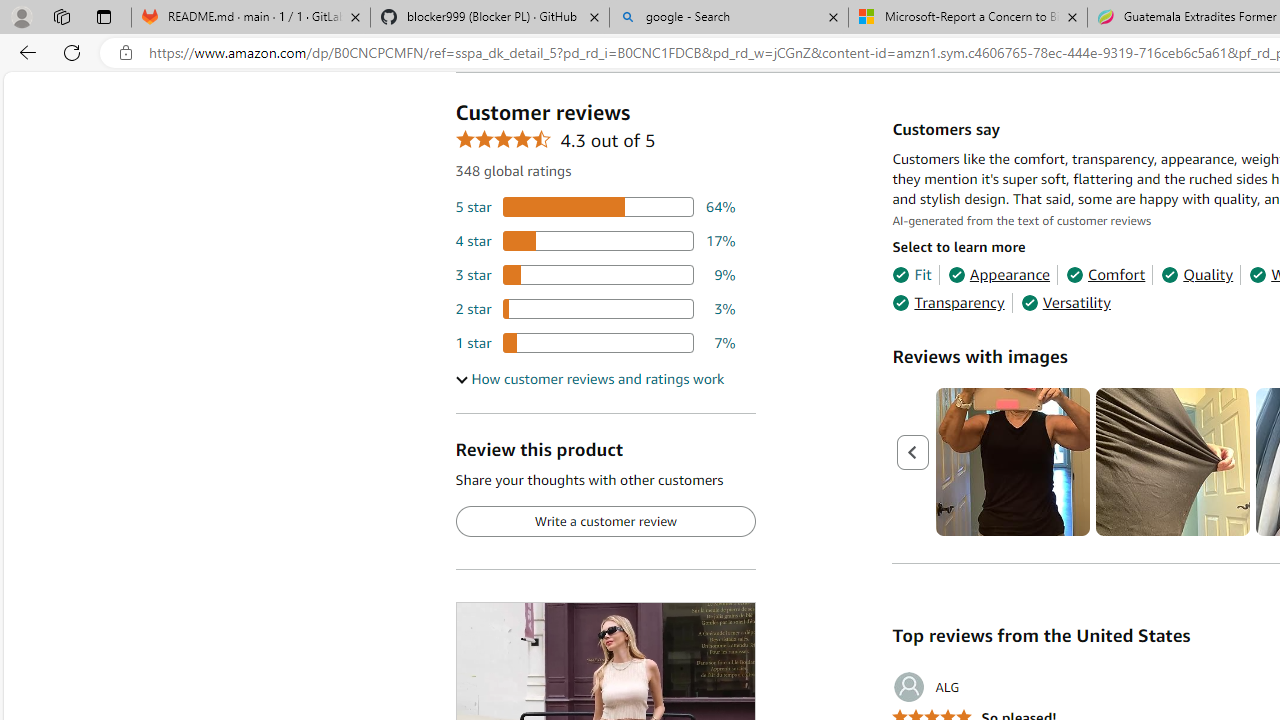 This screenshot has width=1280, height=720. Describe the element at coordinates (947, 303) in the screenshot. I see `'Transparency'` at that location.